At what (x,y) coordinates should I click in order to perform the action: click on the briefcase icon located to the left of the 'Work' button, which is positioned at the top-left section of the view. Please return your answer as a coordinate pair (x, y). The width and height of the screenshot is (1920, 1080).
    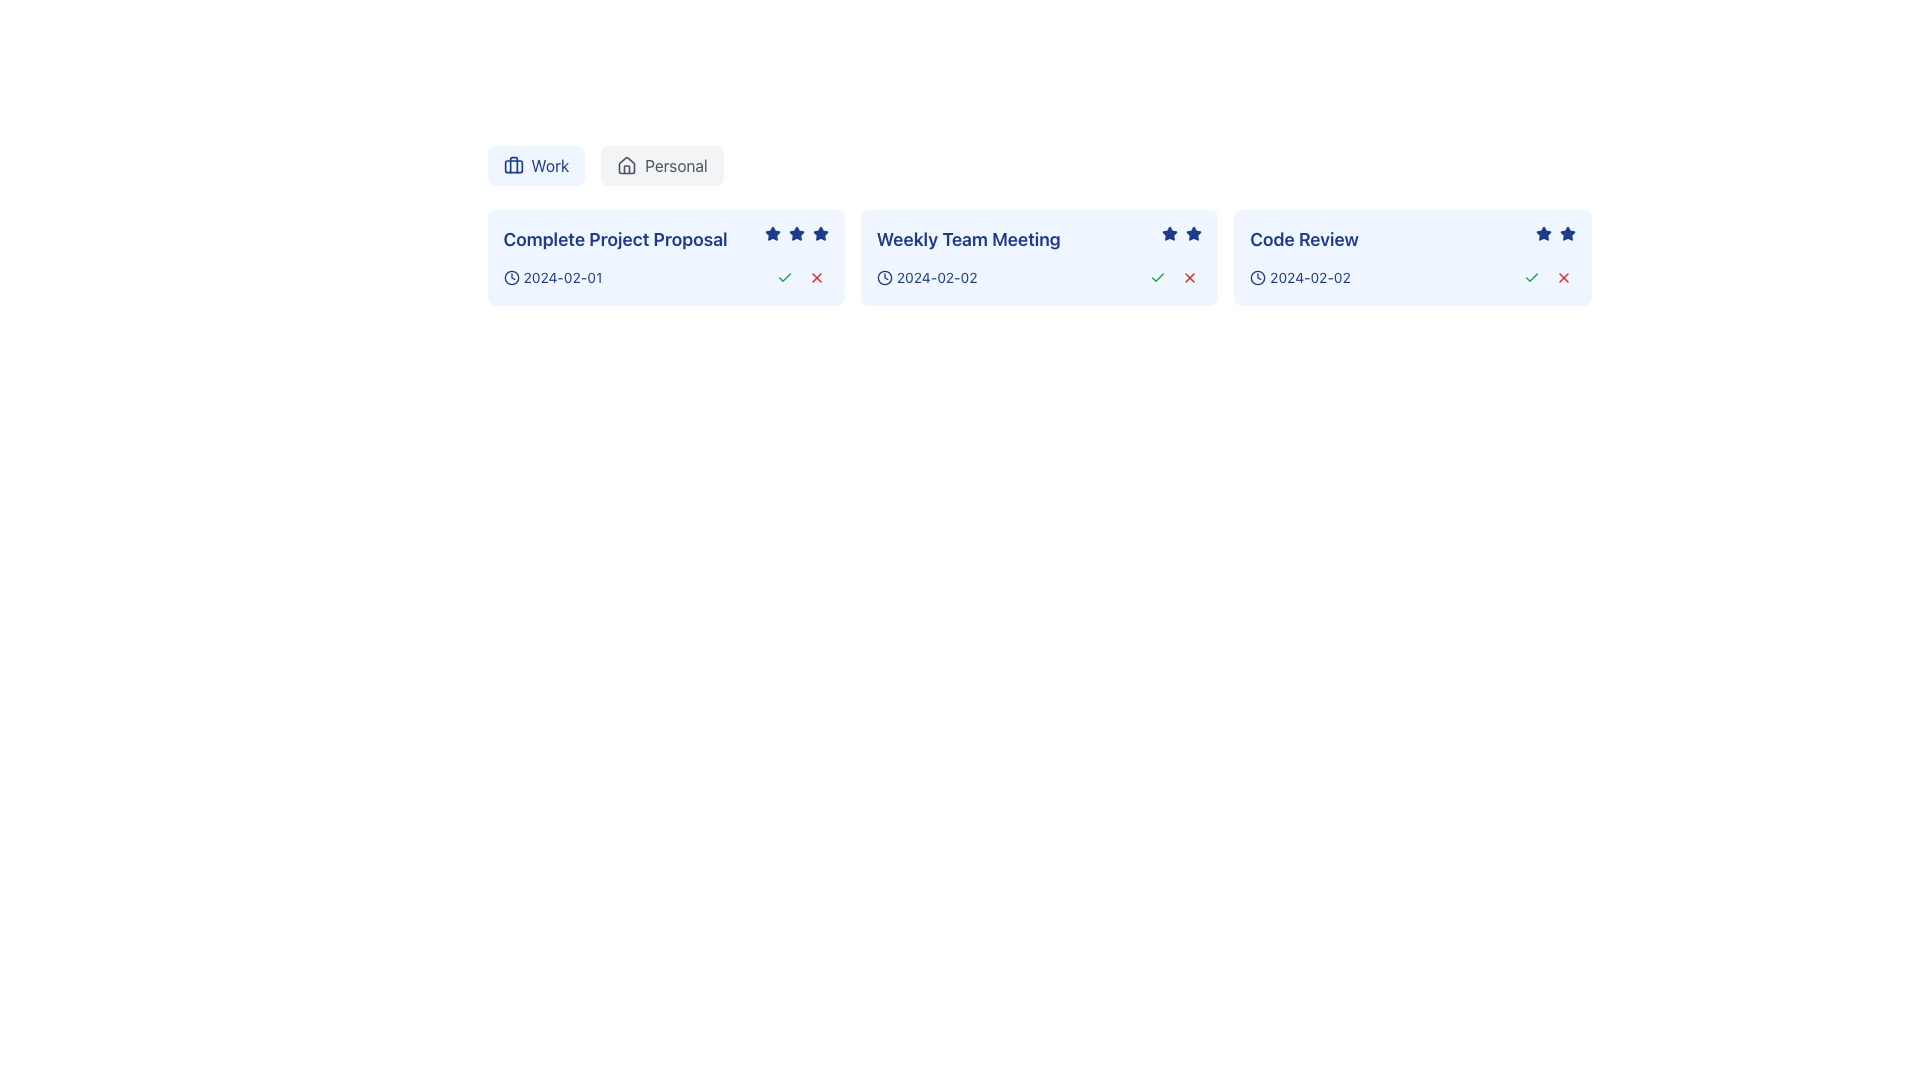
    Looking at the image, I should click on (513, 164).